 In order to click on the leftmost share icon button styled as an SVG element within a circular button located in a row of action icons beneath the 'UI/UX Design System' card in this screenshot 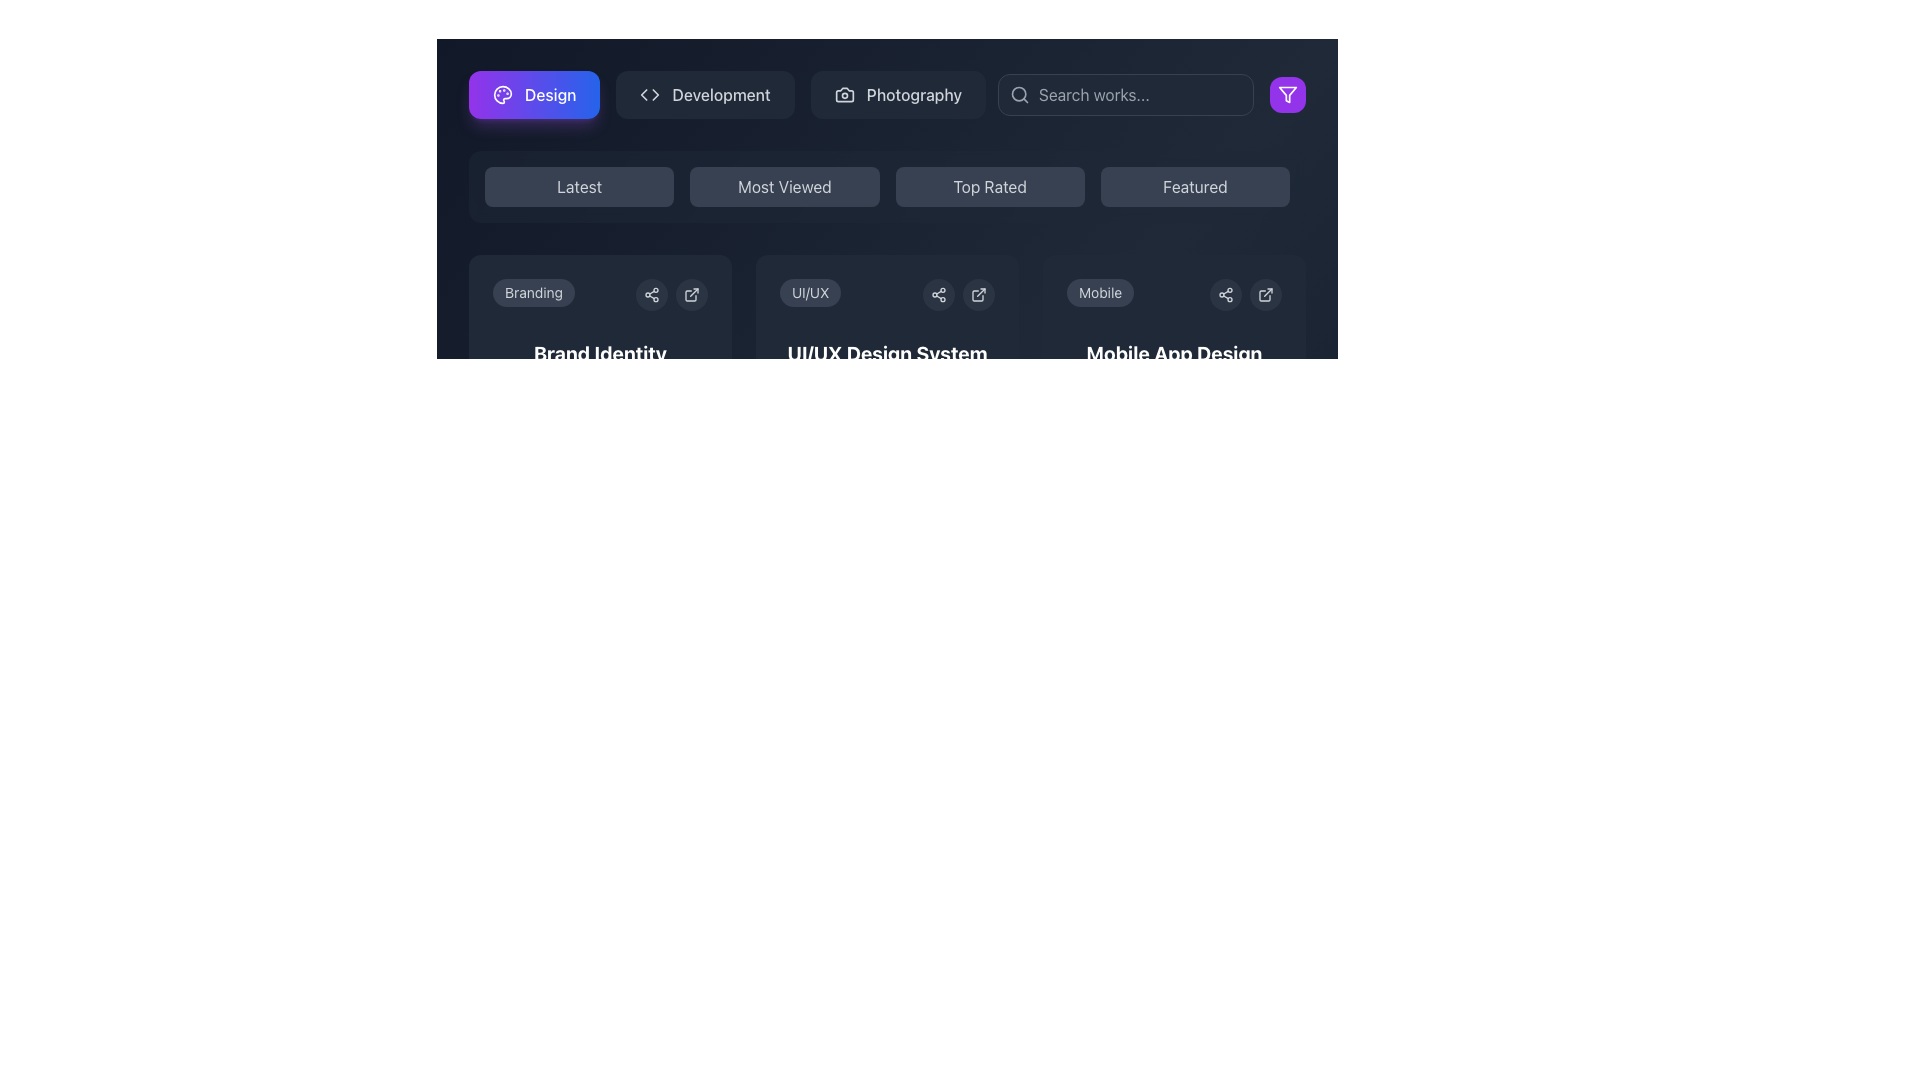, I will do `click(1224, 294)`.